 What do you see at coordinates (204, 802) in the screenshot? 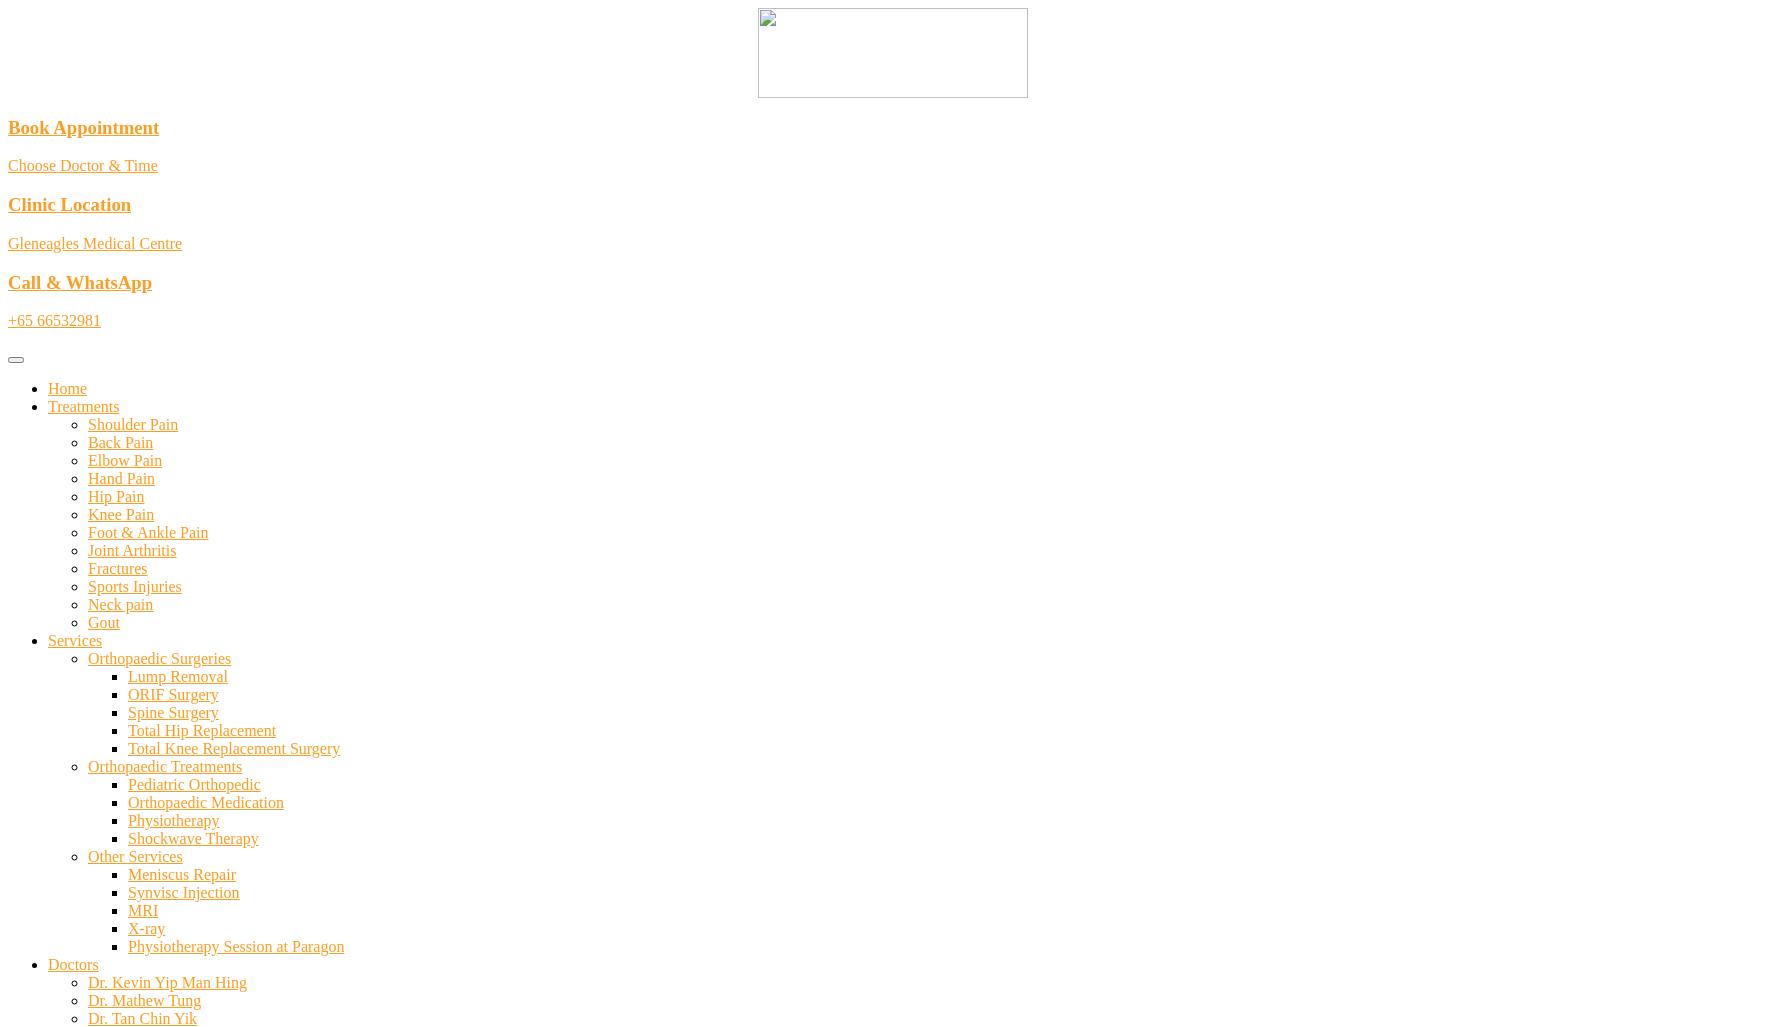
I see `'Orthopaedic Medication'` at bounding box center [204, 802].